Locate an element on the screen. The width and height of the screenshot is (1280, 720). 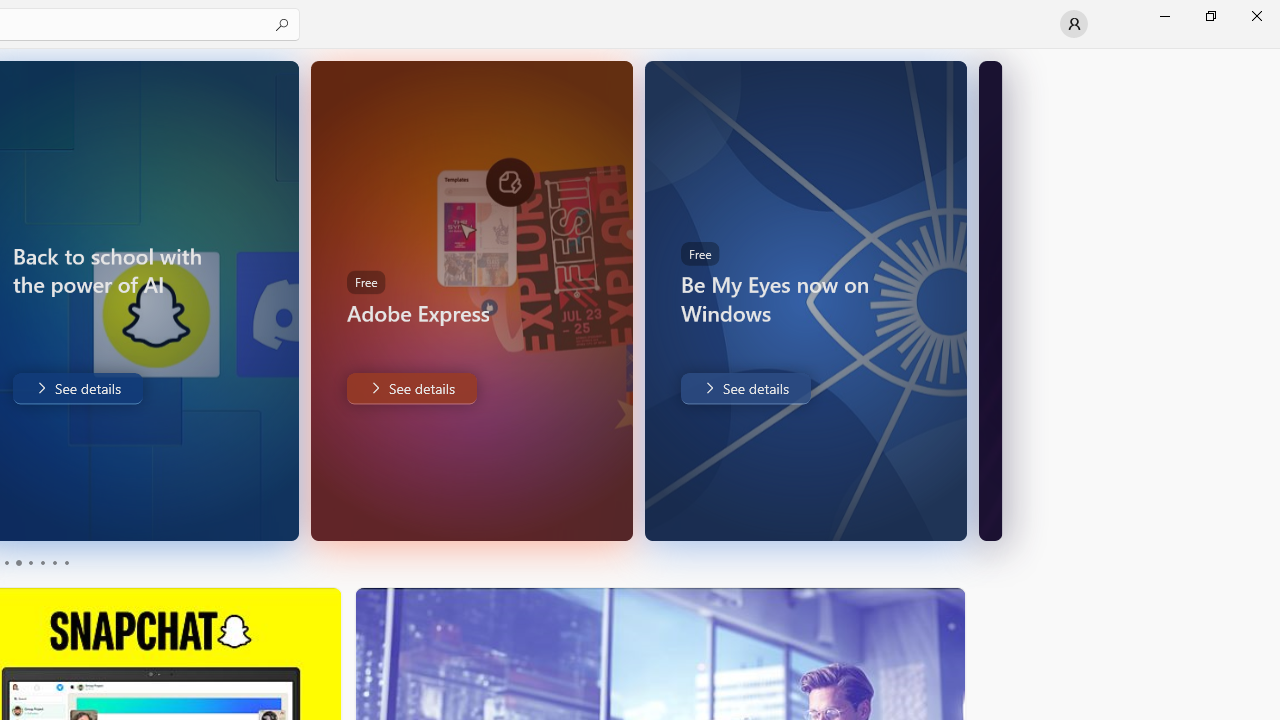
'User profile' is located at coordinates (1072, 24).